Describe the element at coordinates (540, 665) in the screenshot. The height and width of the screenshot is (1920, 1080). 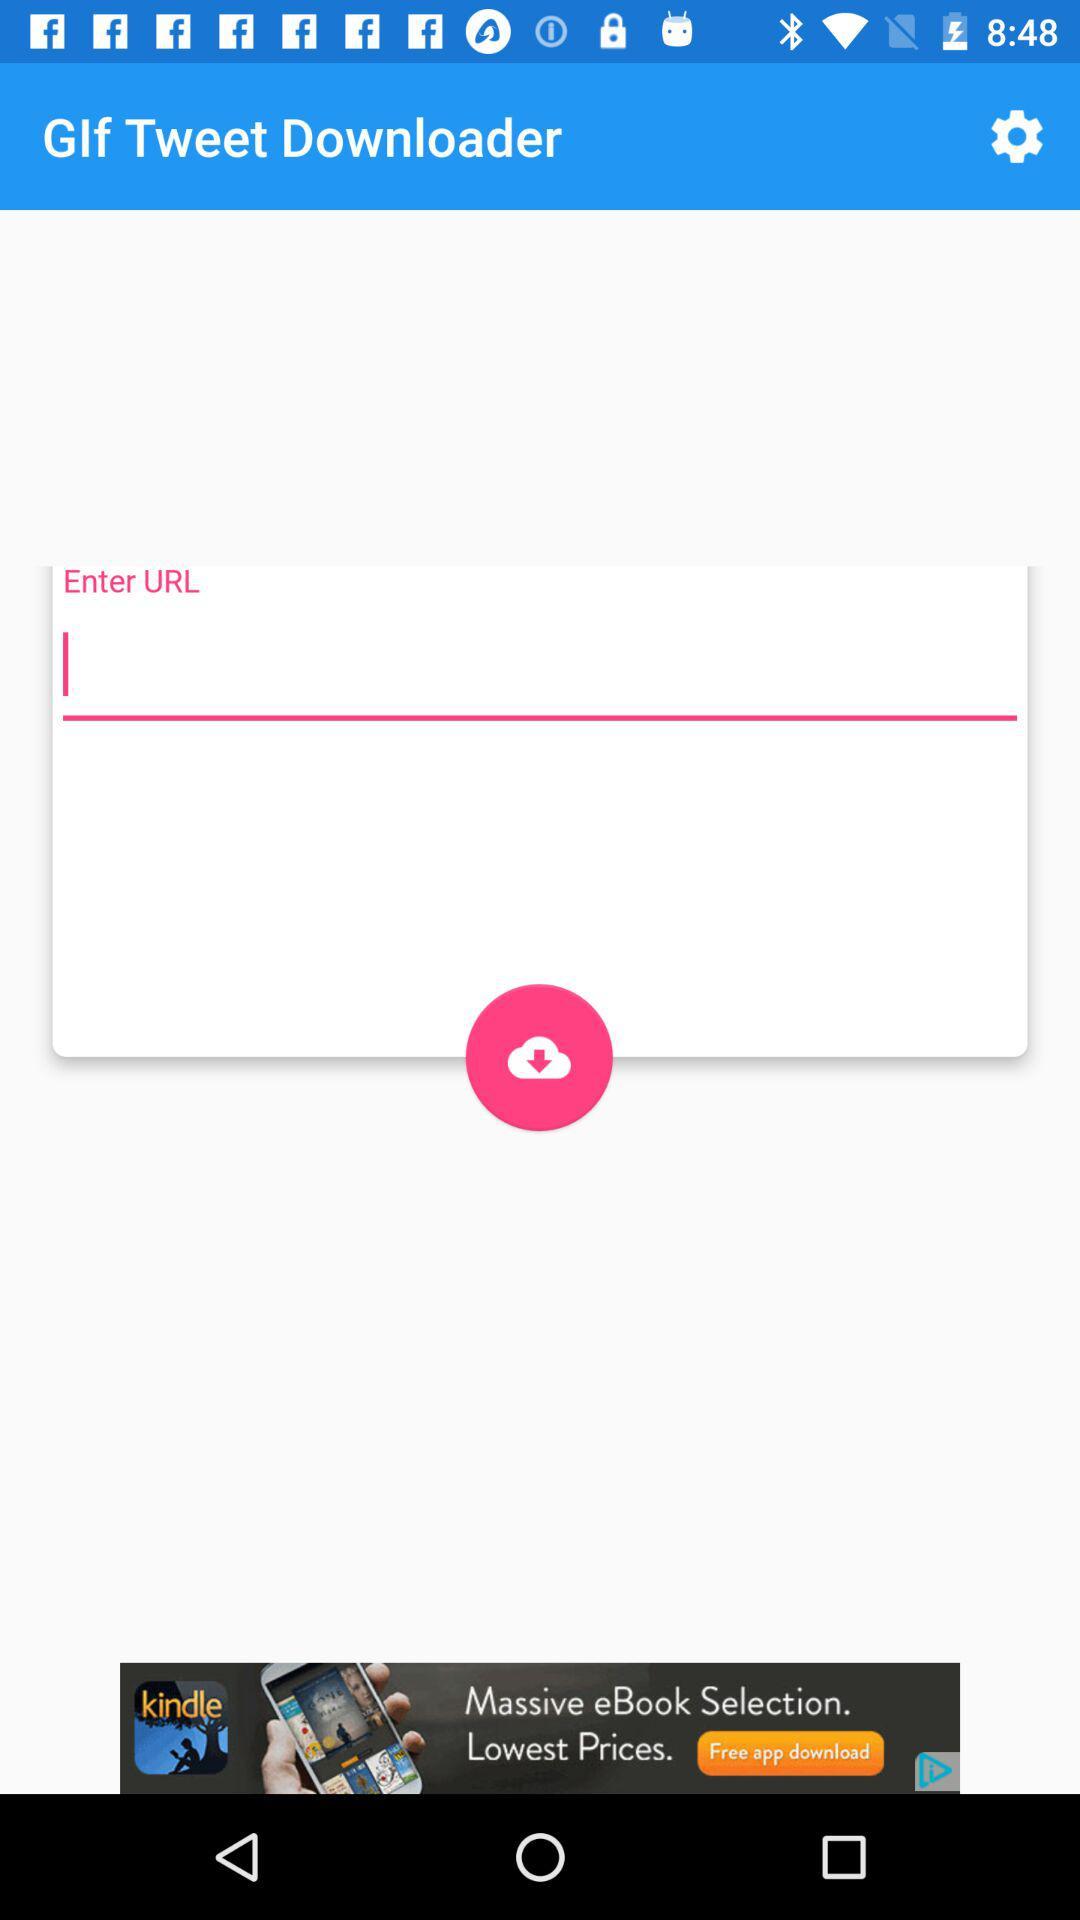
I see `url` at that location.